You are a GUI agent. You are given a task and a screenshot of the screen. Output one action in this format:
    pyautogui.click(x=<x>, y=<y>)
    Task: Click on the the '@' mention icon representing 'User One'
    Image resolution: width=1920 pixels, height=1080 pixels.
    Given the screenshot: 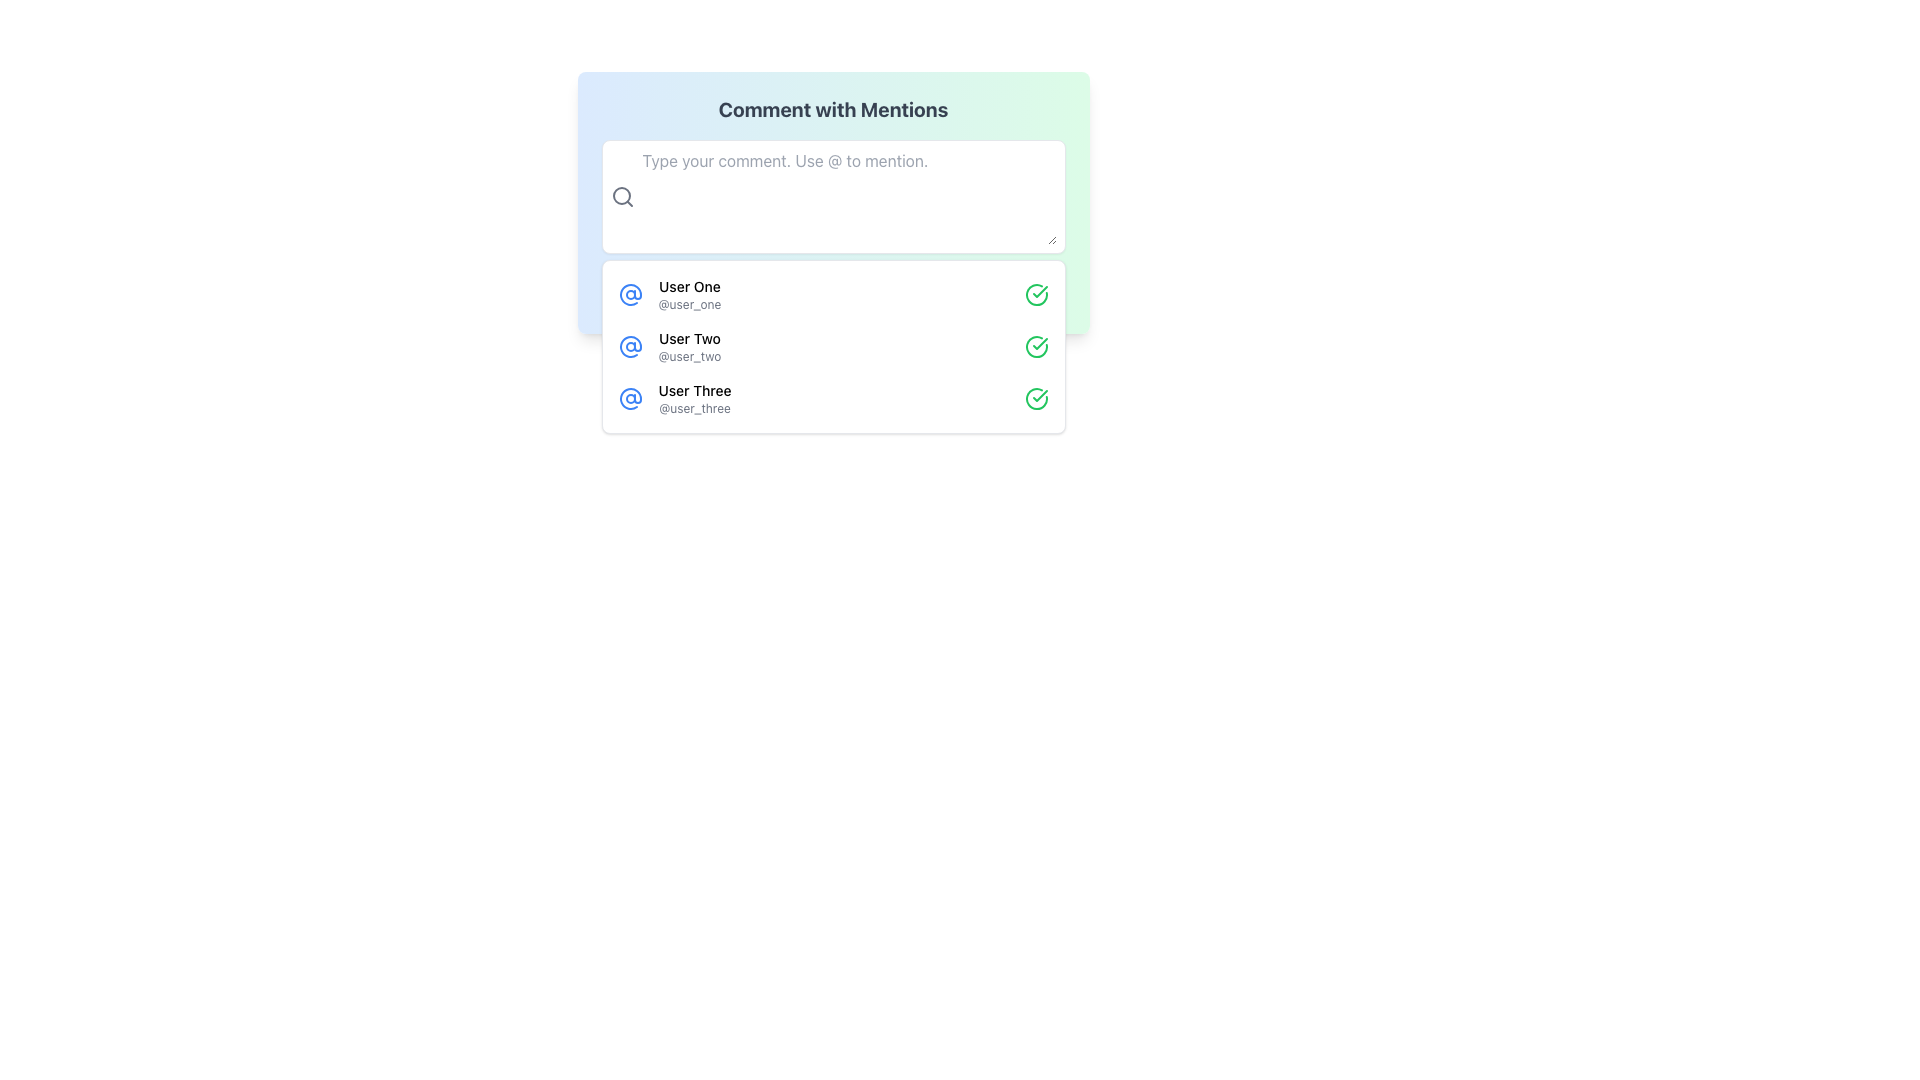 What is the action you would take?
    pyautogui.click(x=629, y=294)
    